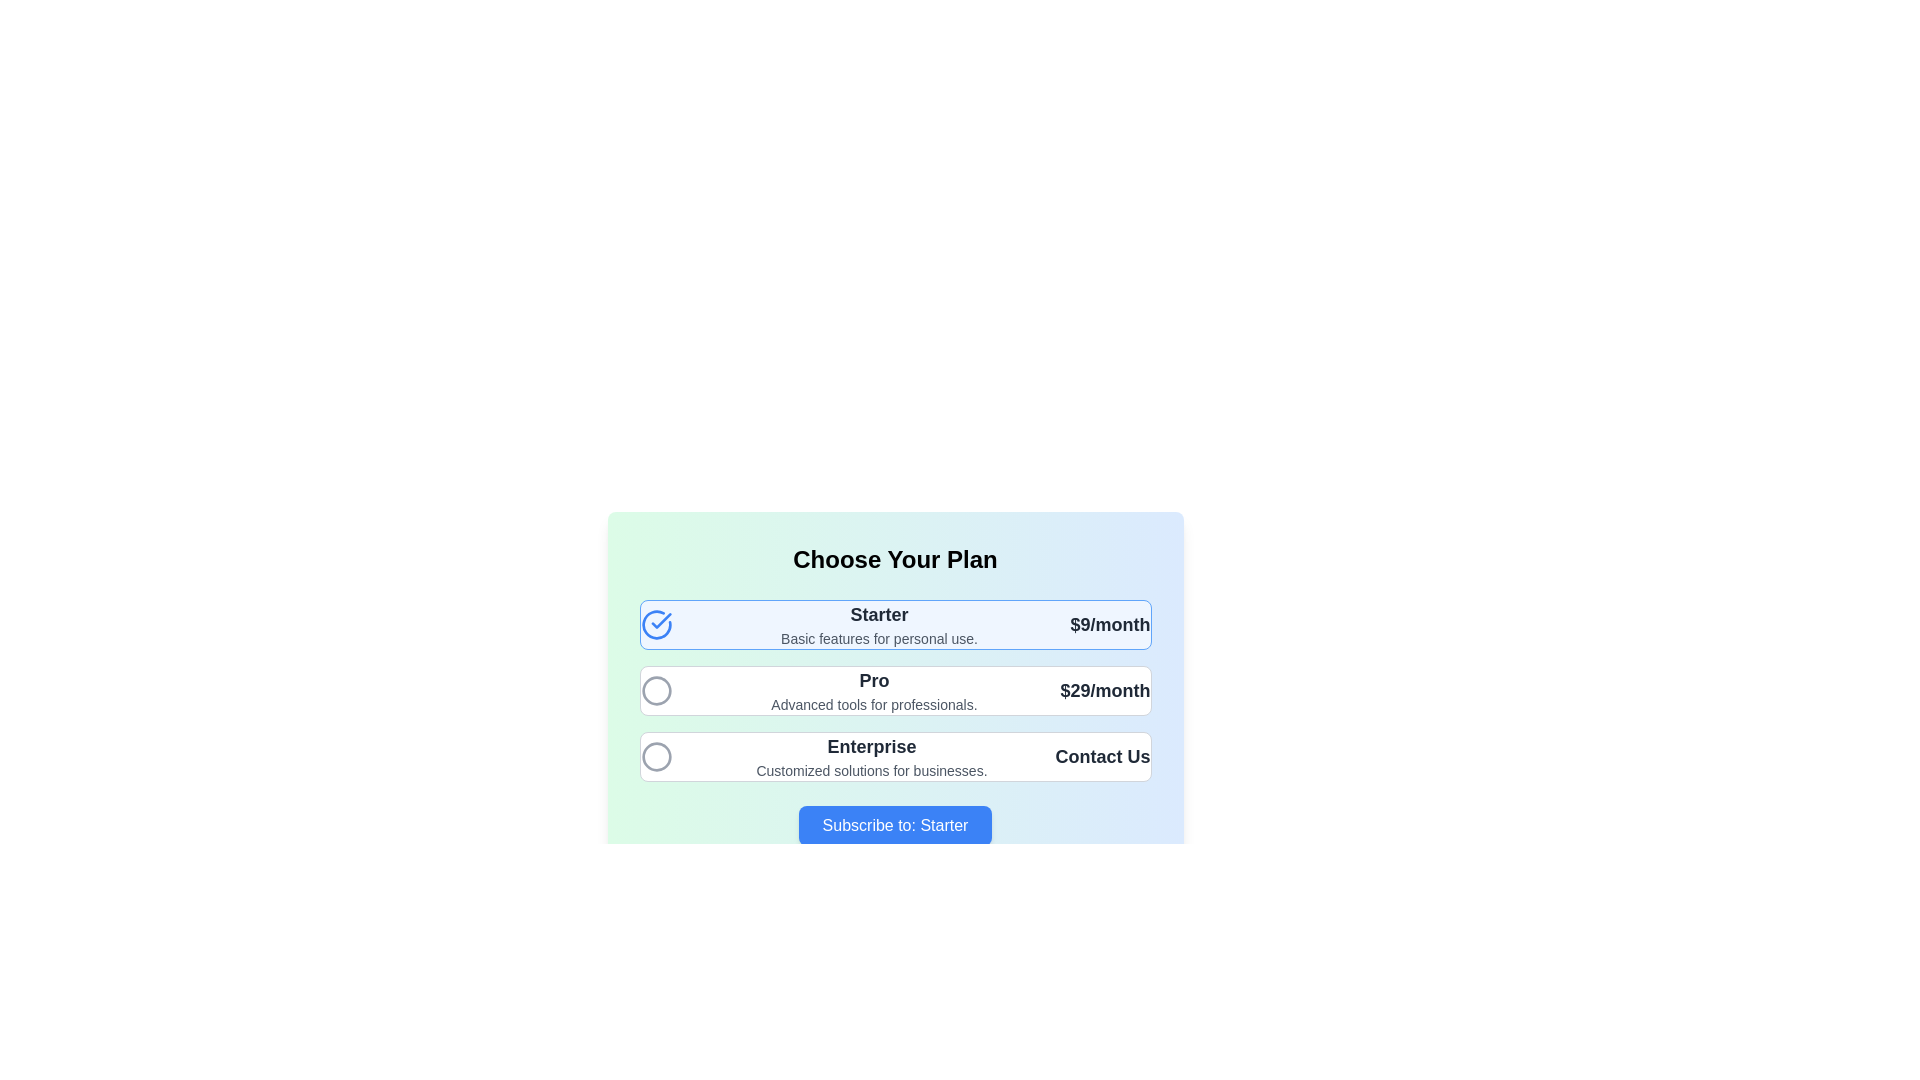 Image resolution: width=1920 pixels, height=1080 pixels. What do you see at coordinates (1102, 756) in the screenshot?
I see `the 'Contact Us' text label, which is styled in a bold font with large size and dark gray color, located at the far right of the 'Enterprise' plan section` at bounding box center [1102, 756].